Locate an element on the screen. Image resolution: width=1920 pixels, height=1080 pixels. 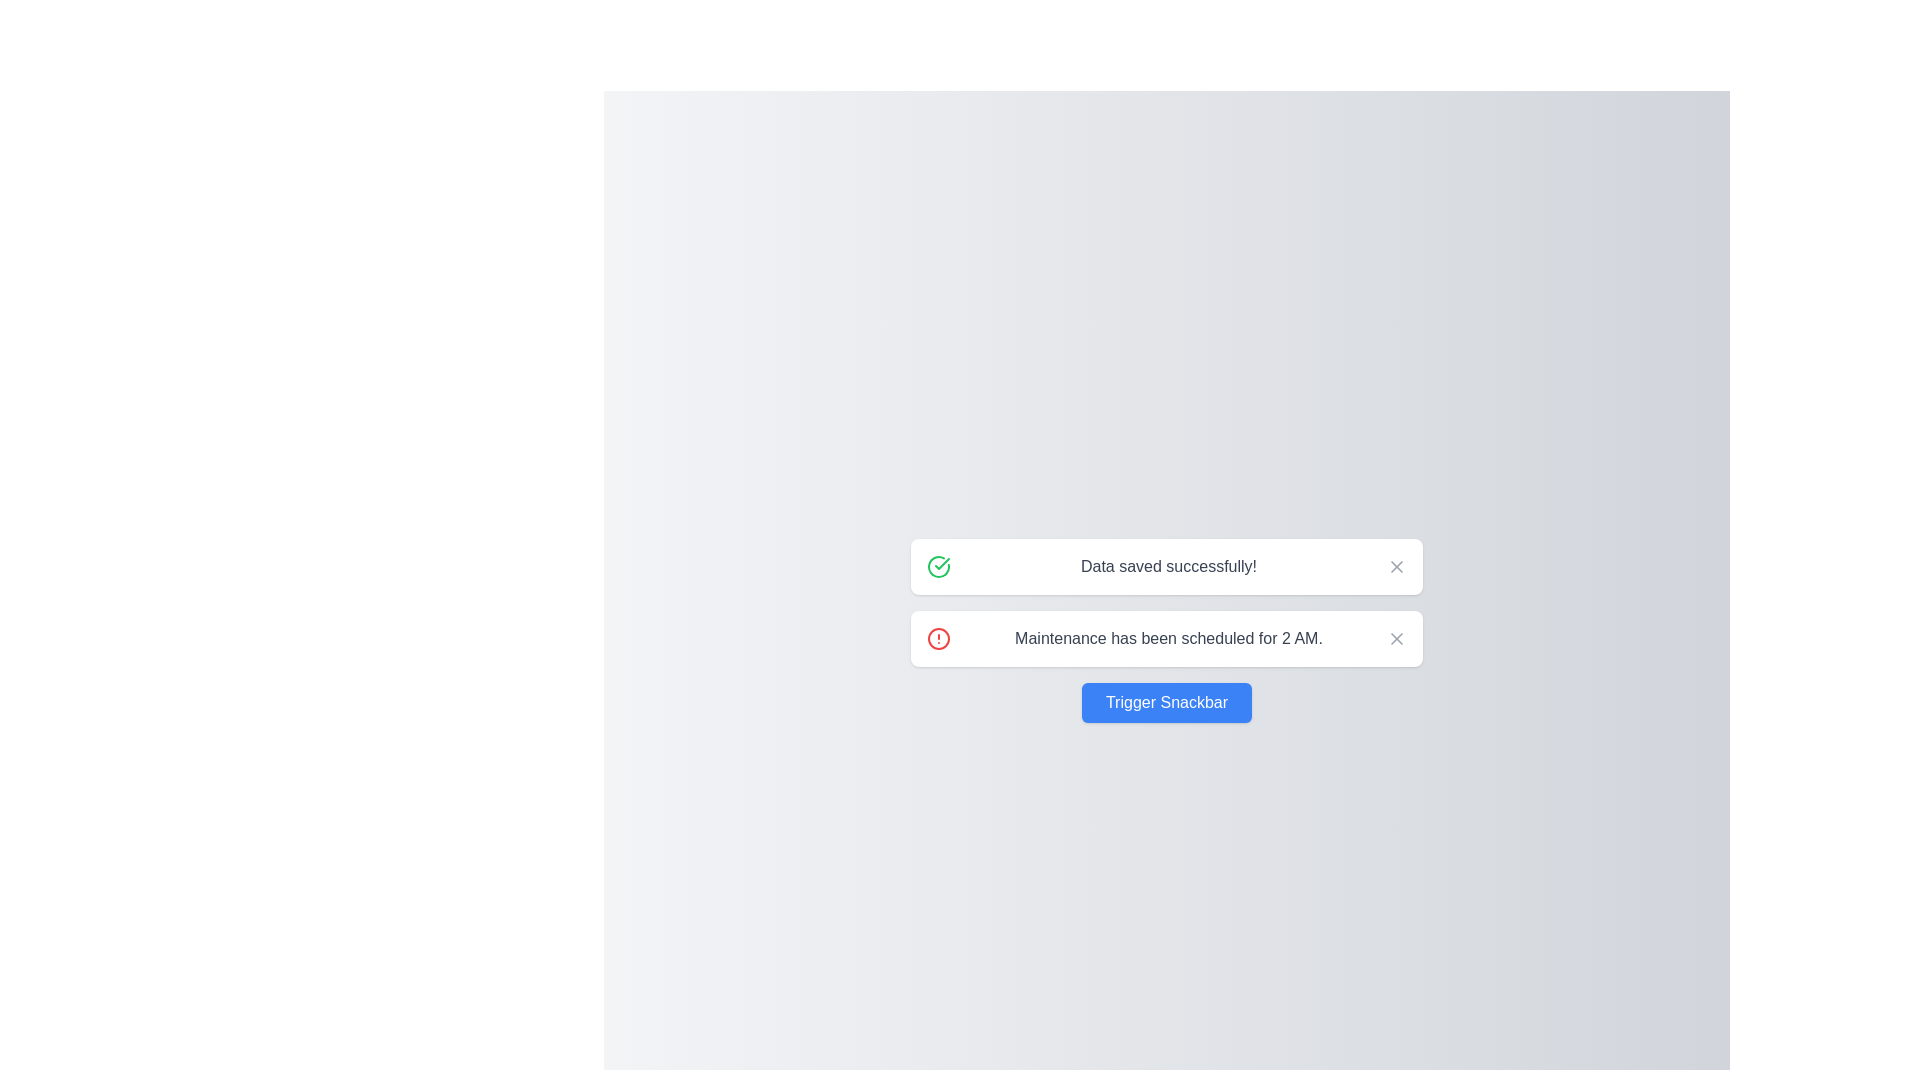
the close button of the snackbar with message 'Data saved successfully!' is located at coordinates (1395, 567).